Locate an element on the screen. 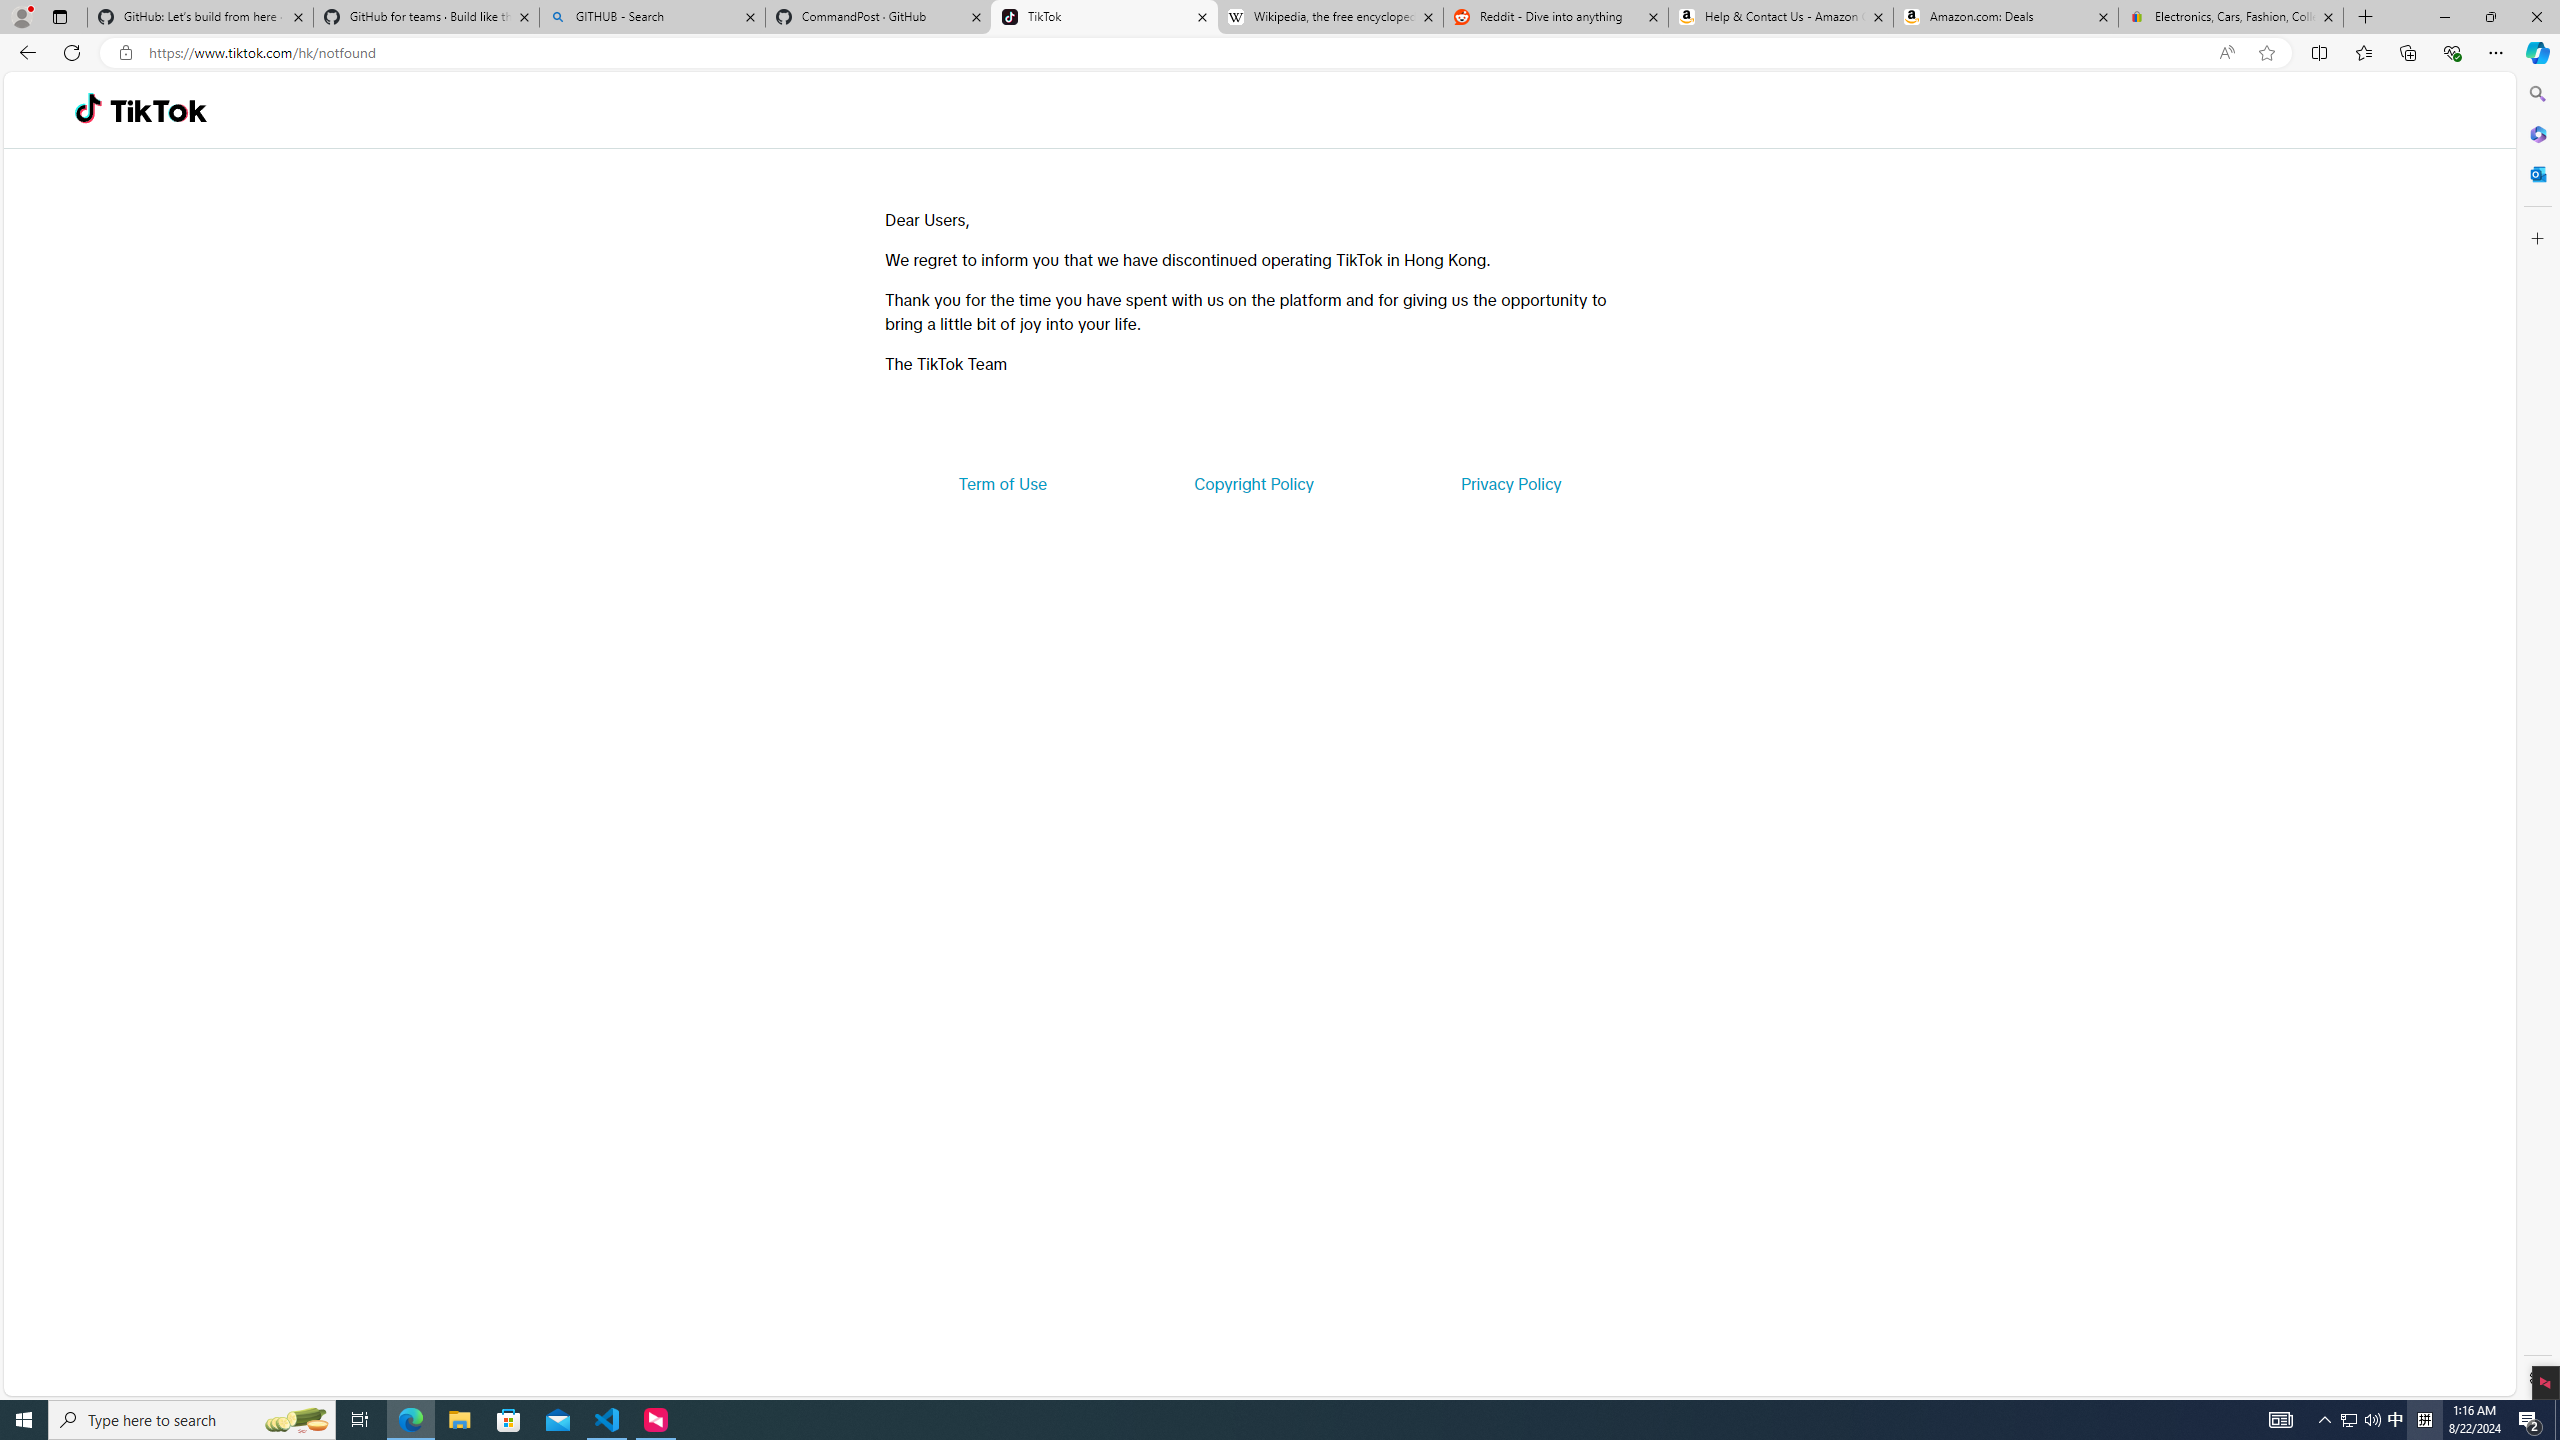  'Reddit - Dive into anything' is located at coordinates (1556, 16).